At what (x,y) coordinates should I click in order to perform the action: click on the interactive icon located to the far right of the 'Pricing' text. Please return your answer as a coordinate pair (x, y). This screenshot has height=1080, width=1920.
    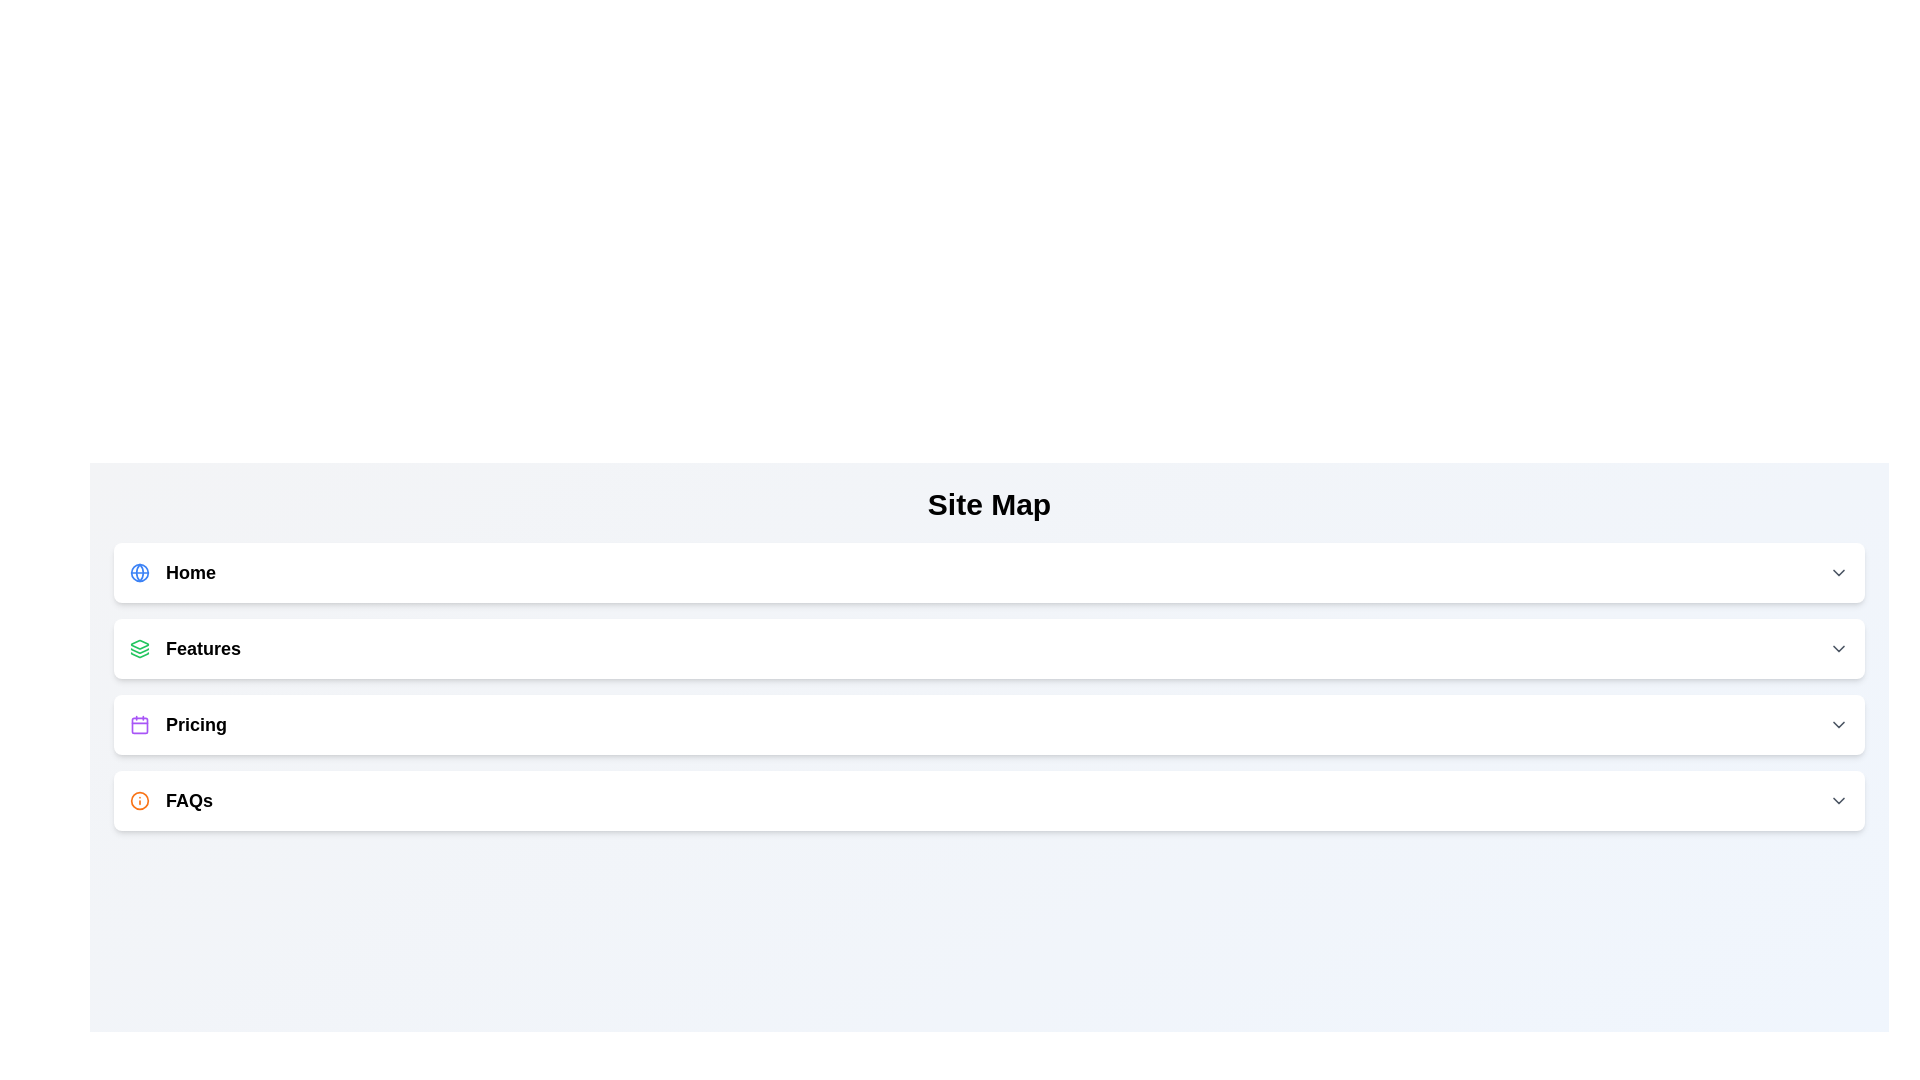
    Looking at the image, I should click on (1838, 725).